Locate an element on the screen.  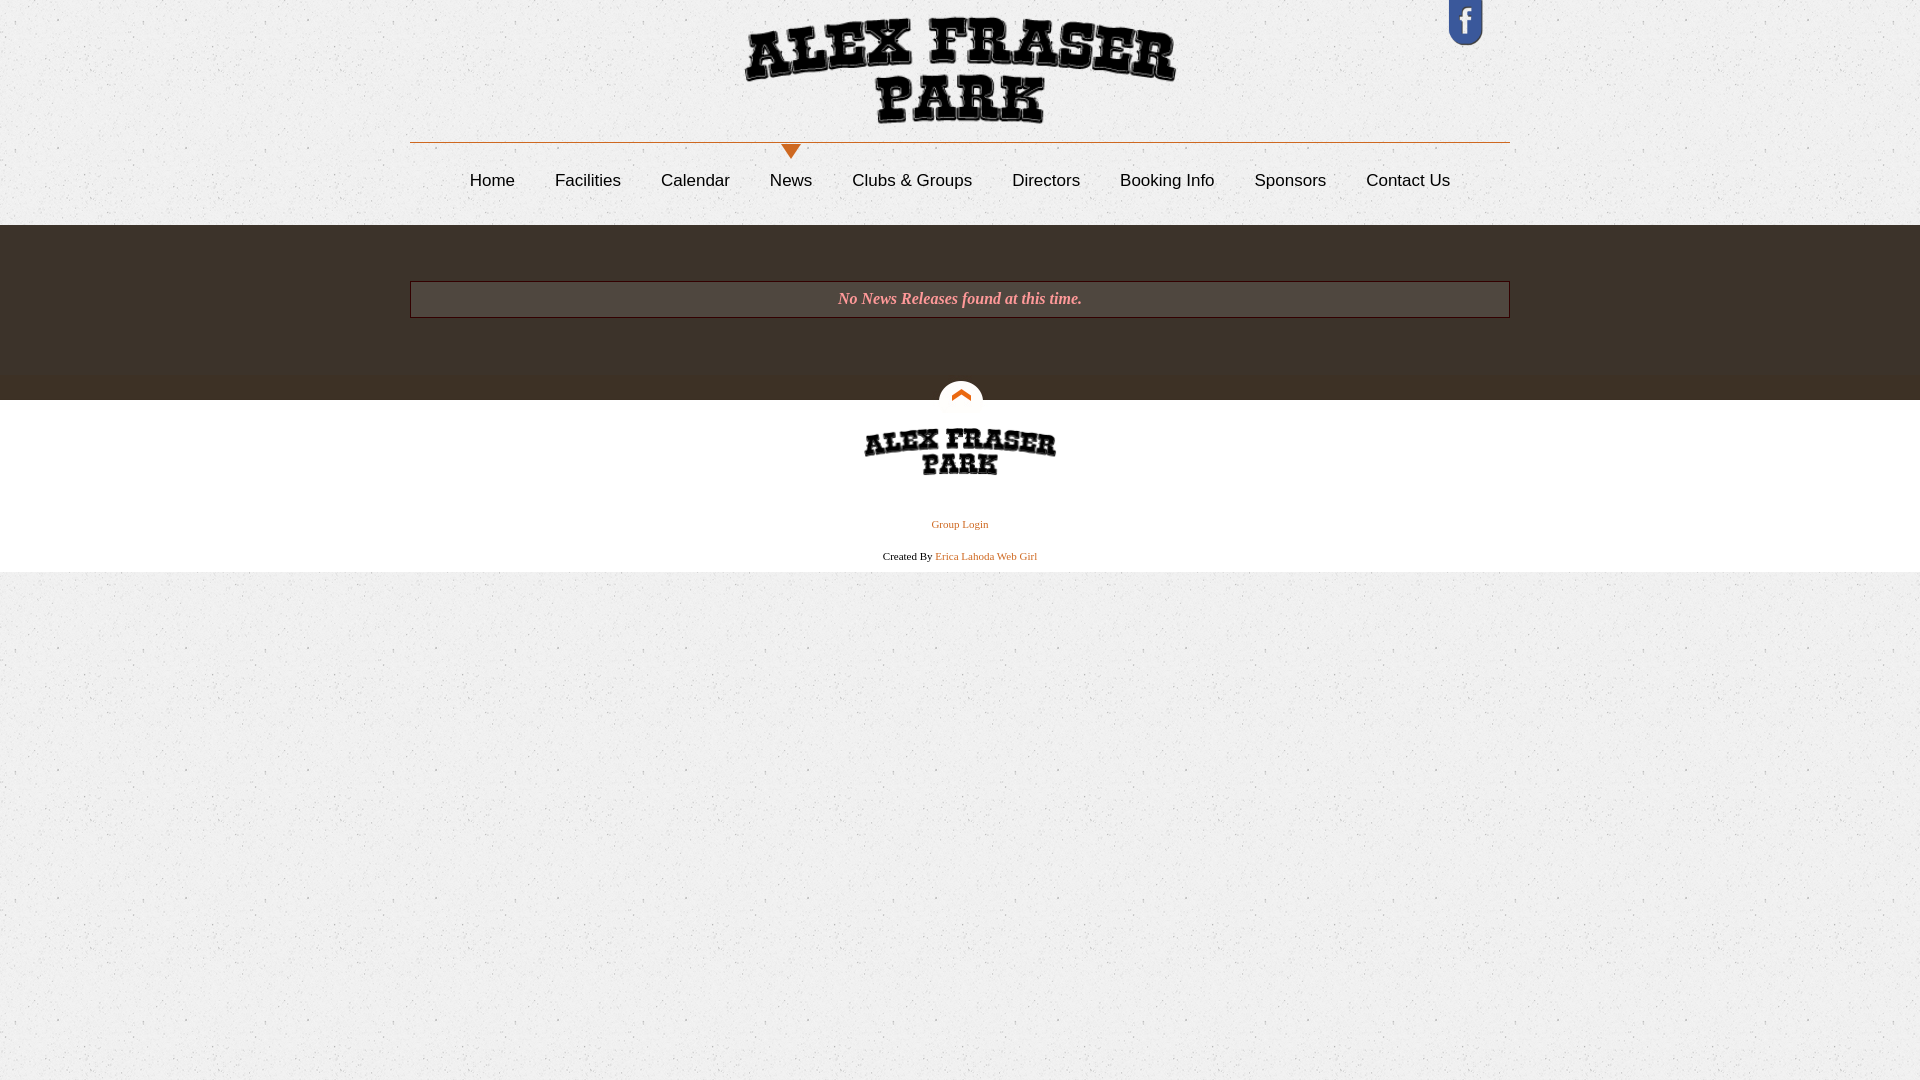
'Directors' is located at coordinates (1045, 180).